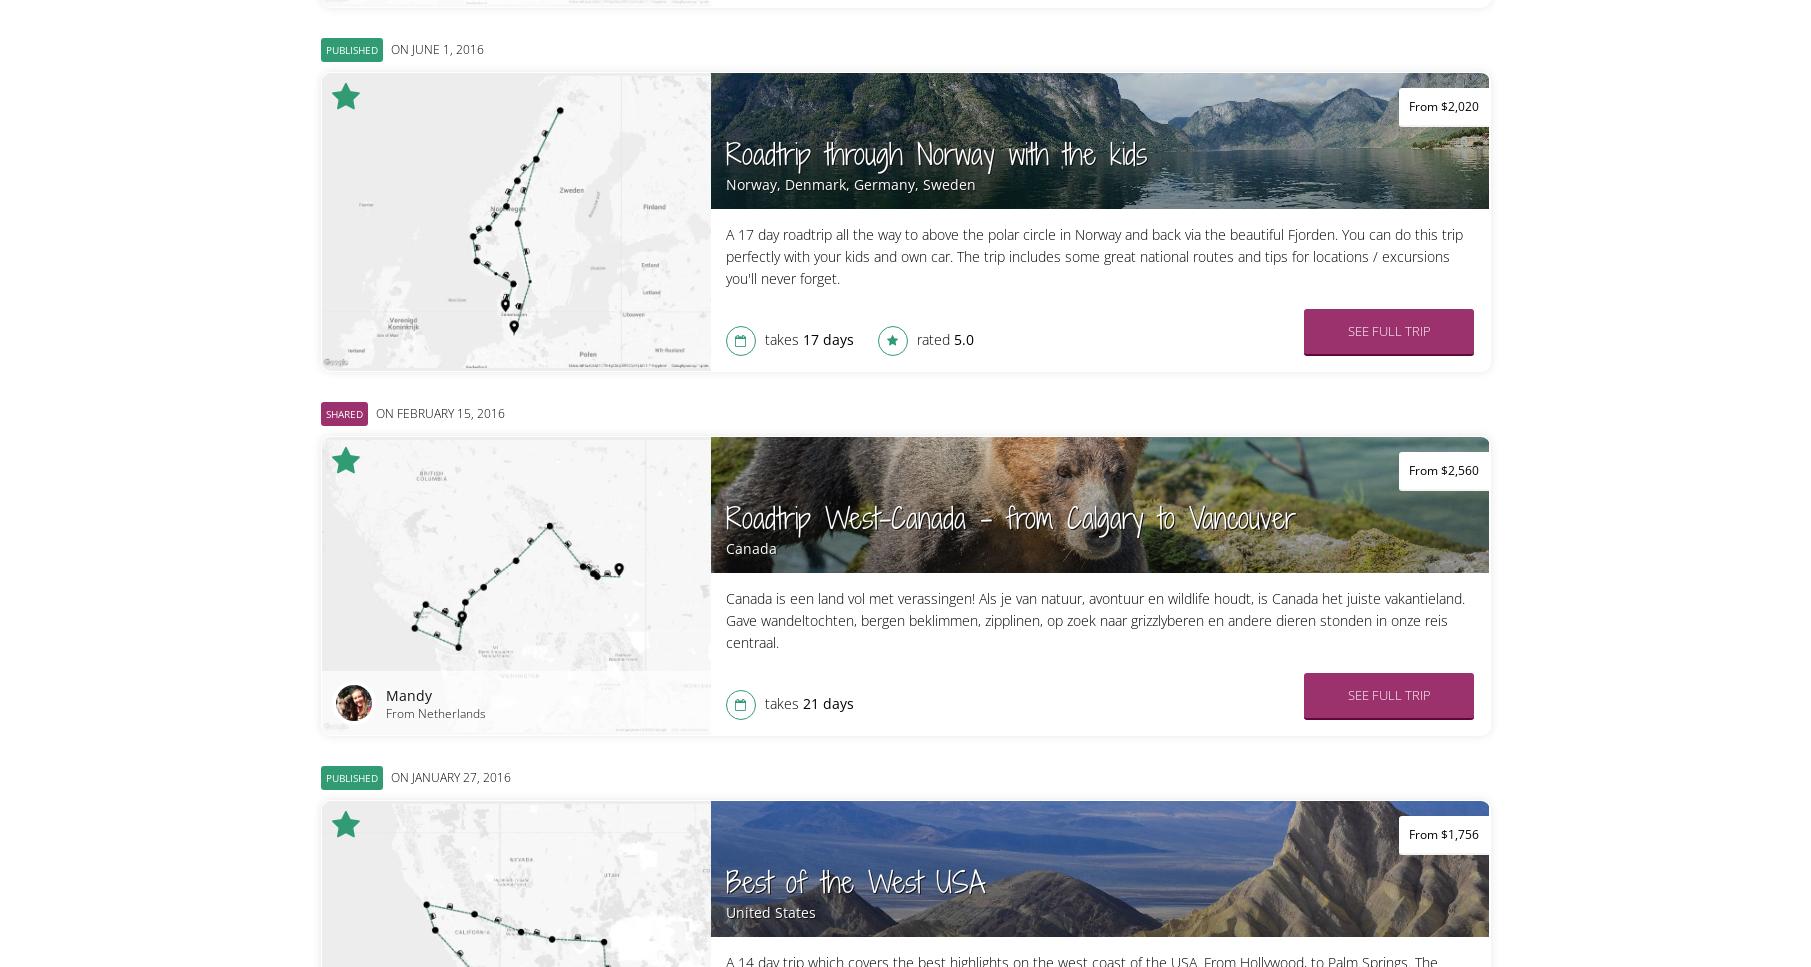 The image size is (1811, 967). Describe the element at coordinates (934, 154) in the screenshot. I see `'Roadtrip through Norway with the kids'` at that location.